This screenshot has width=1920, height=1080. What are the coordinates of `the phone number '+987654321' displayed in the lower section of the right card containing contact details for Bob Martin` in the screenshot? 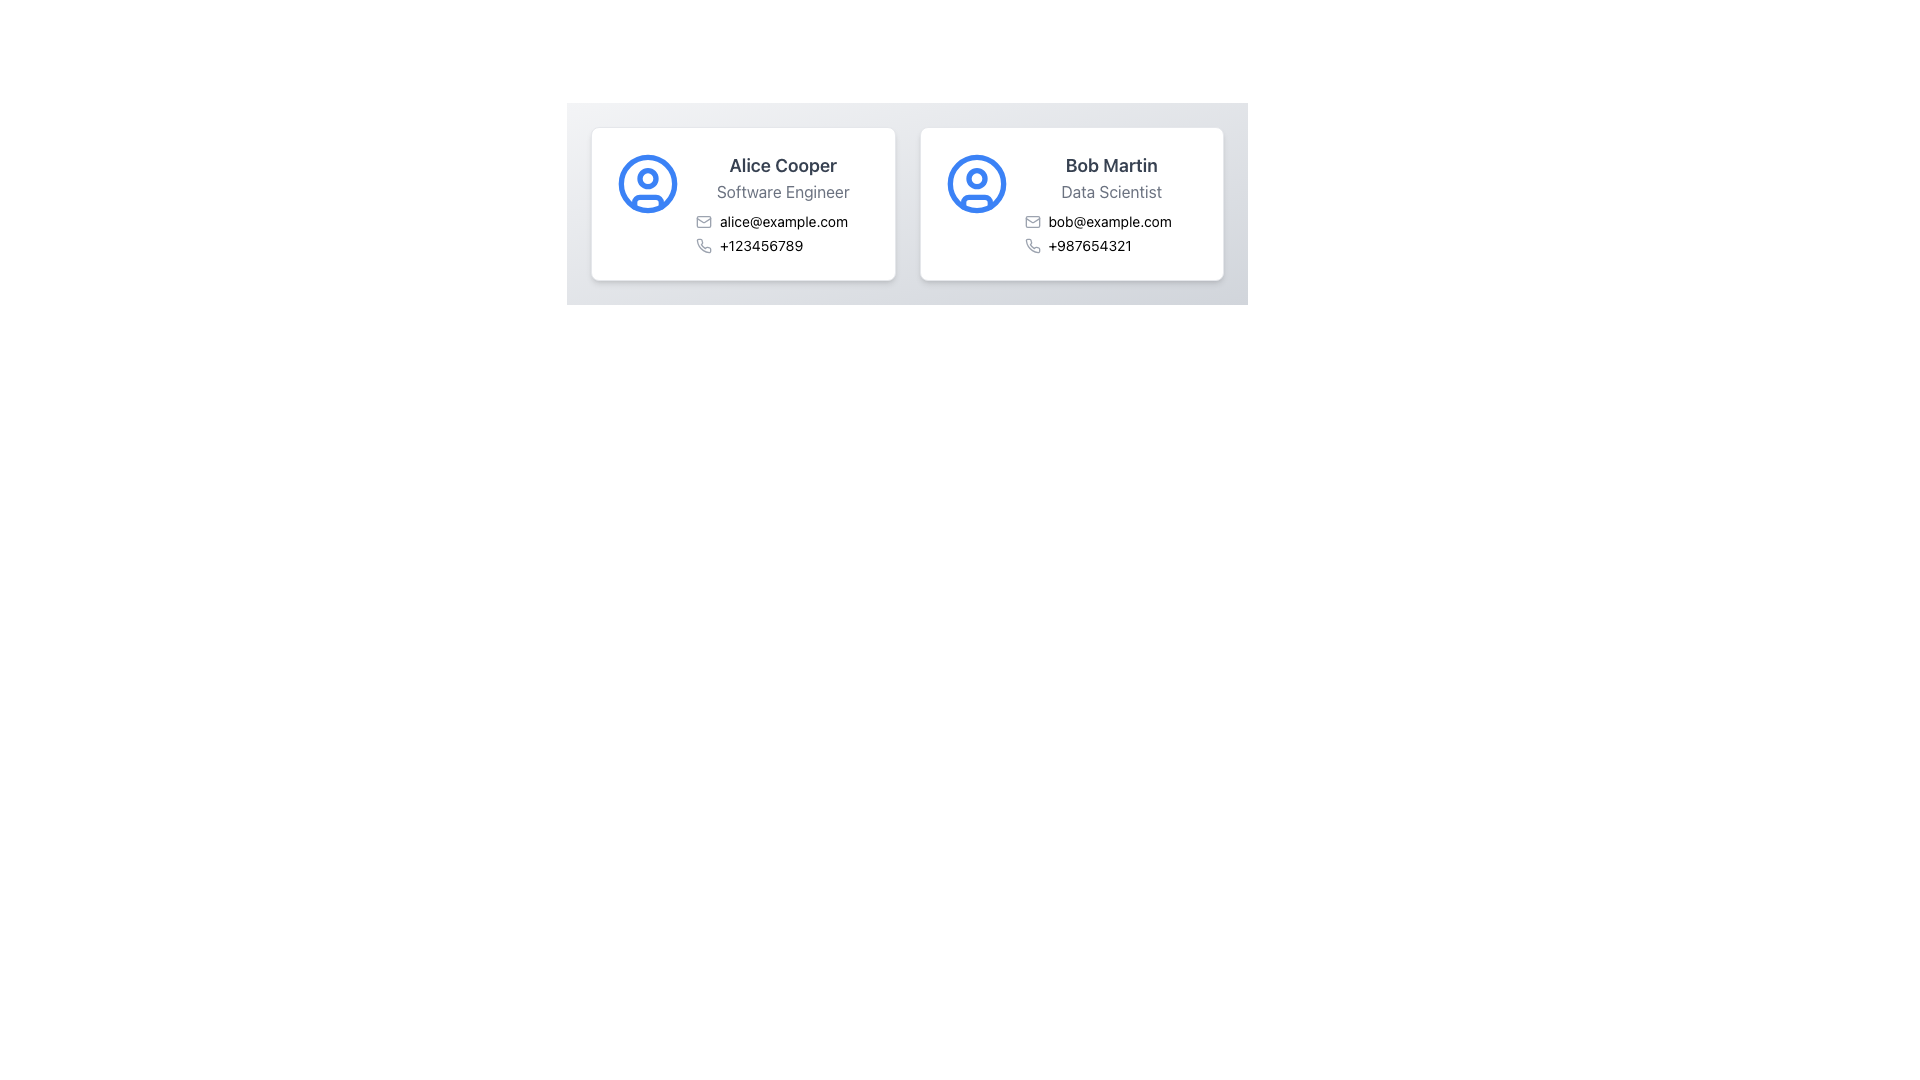 It's located at (1110, 245).